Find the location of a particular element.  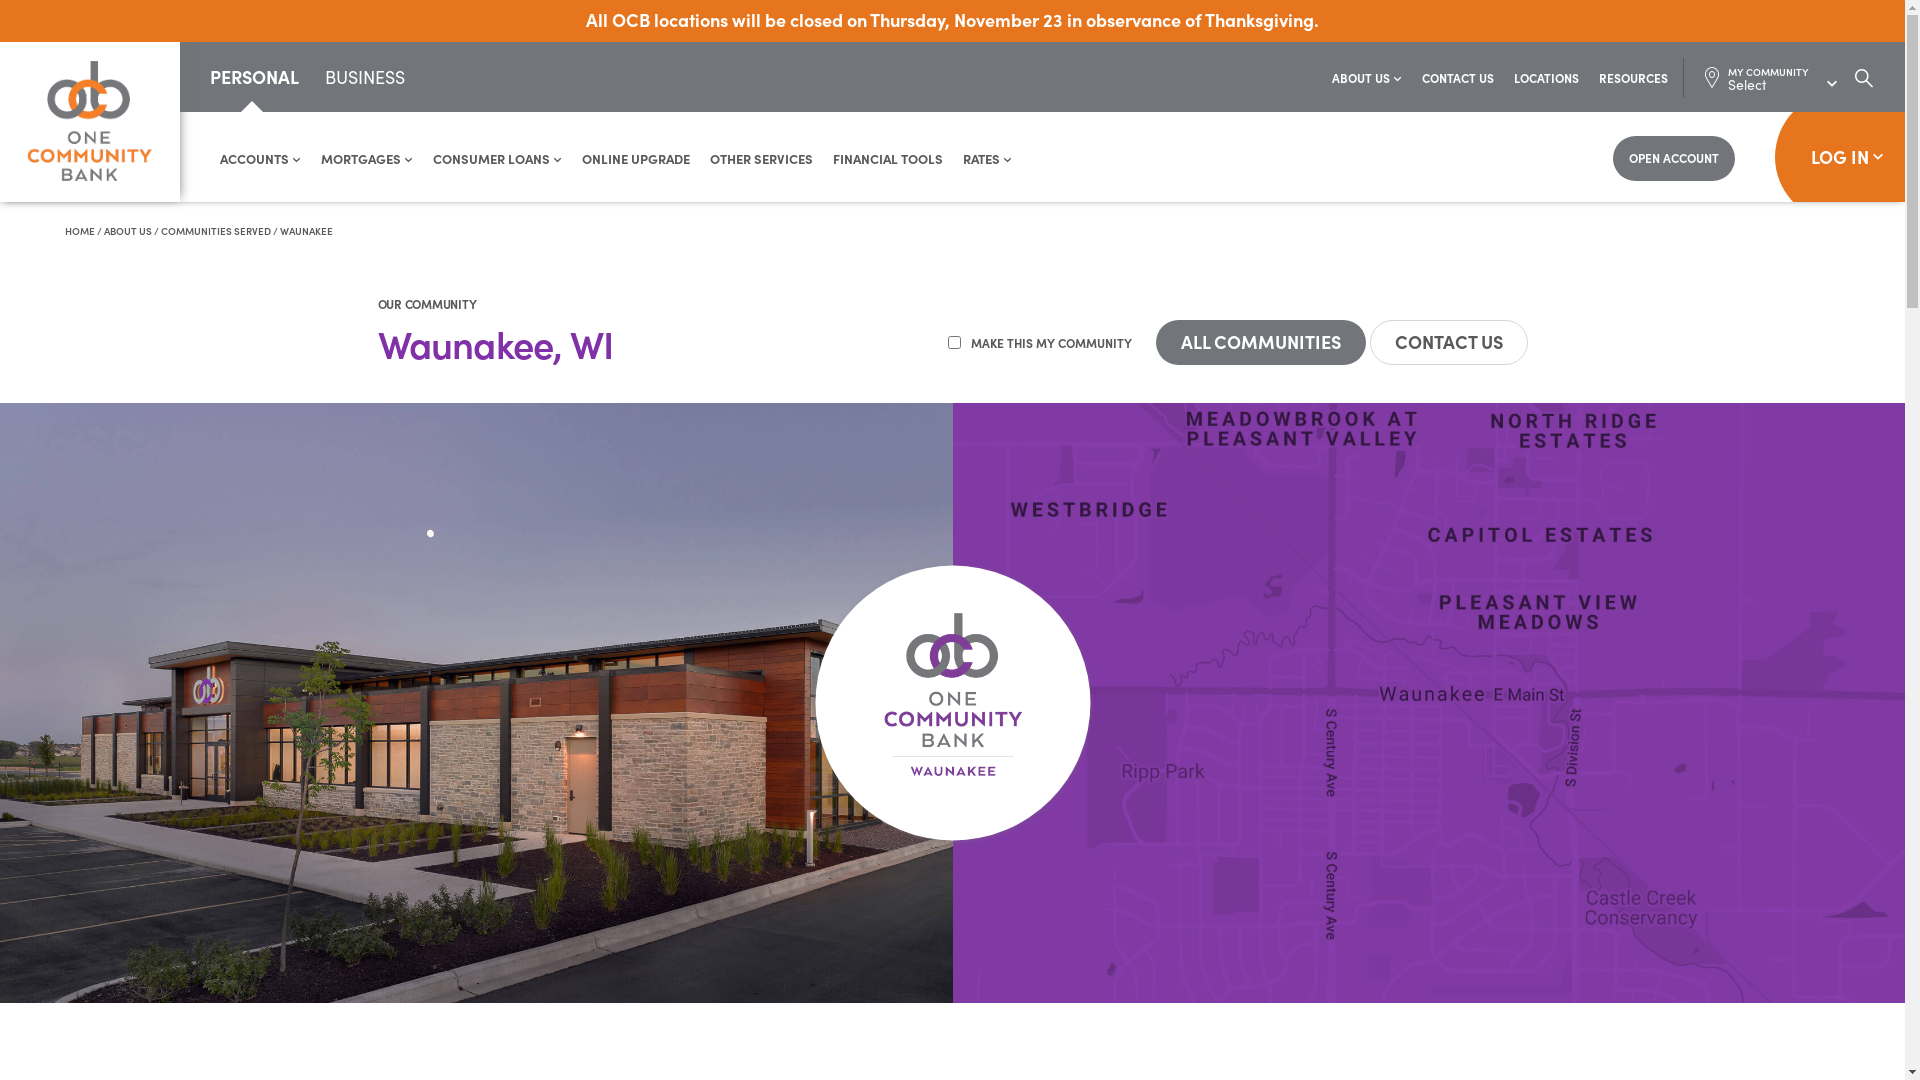

'CONTACT US' is located at coordinates (1458, 76).